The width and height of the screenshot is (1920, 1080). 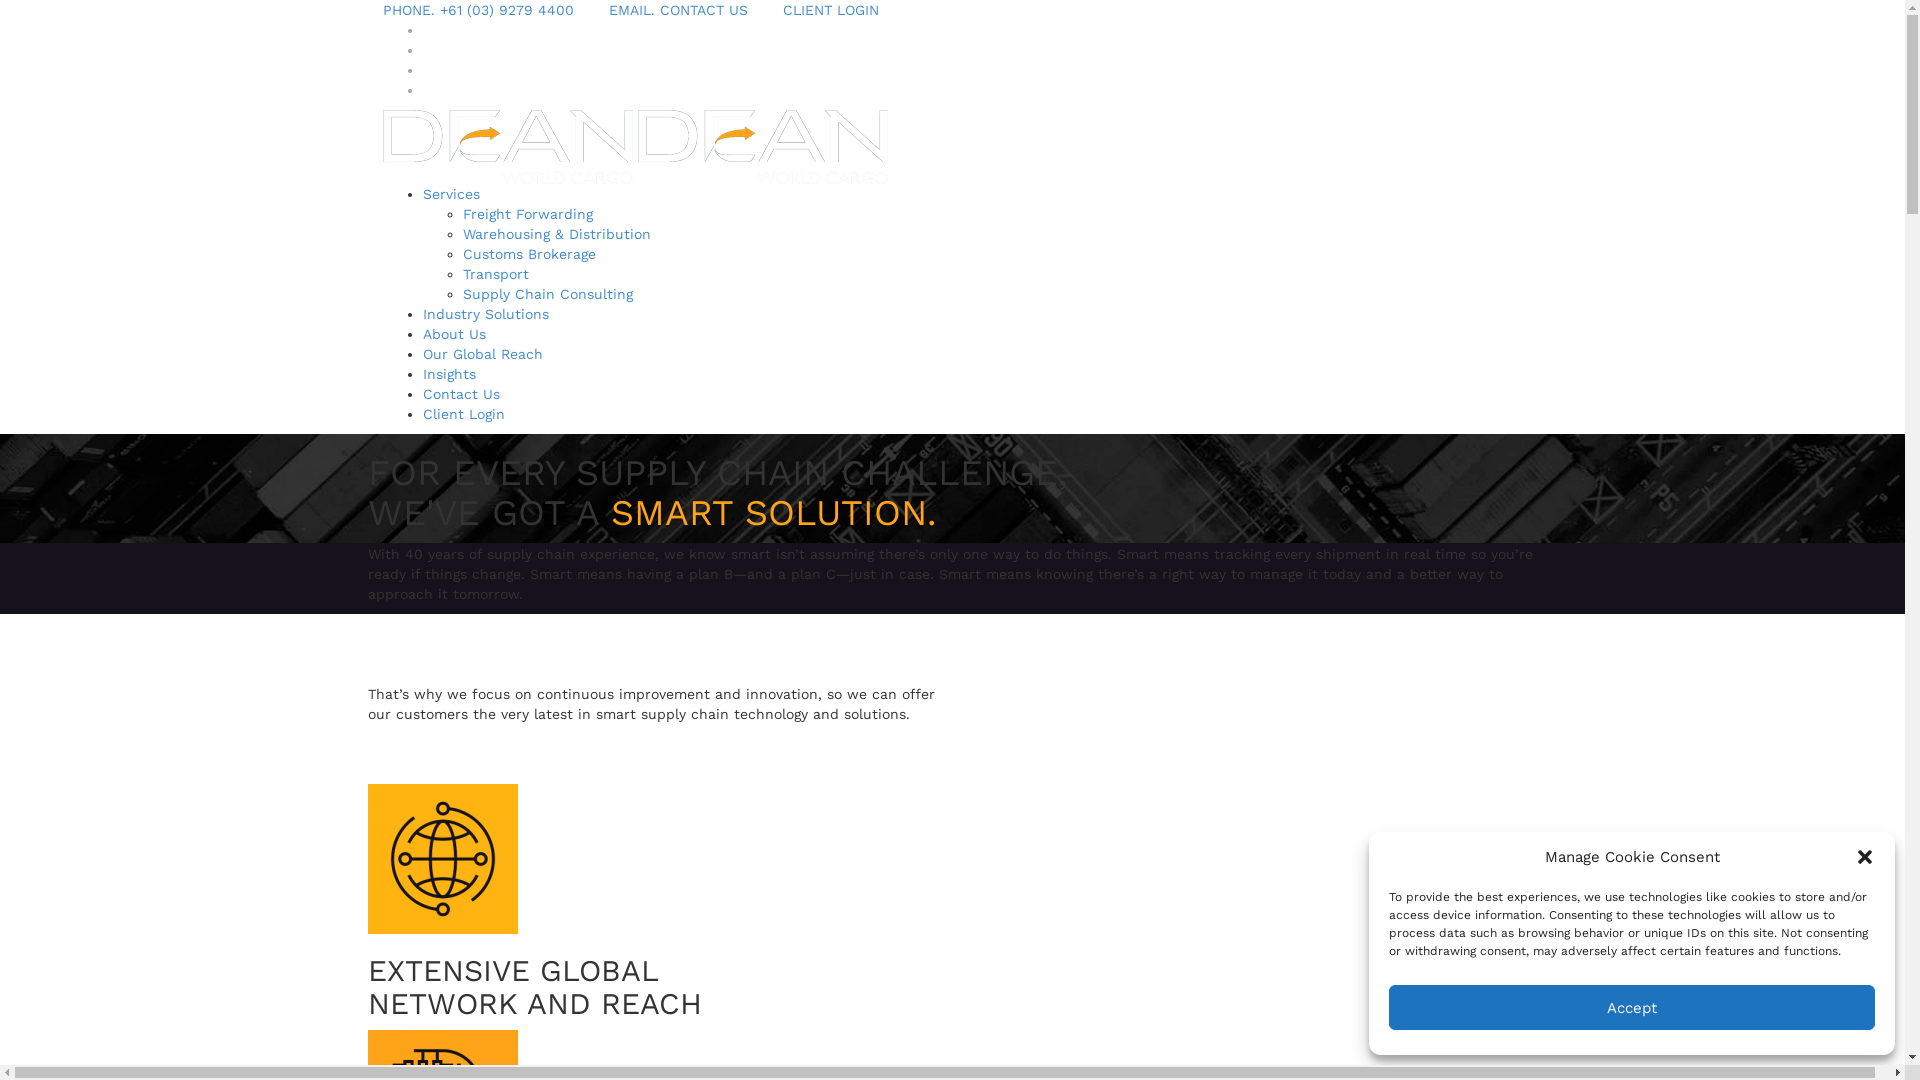 I want to click on 'EMAIL. CONTACT US', so click(x=677, y=10).